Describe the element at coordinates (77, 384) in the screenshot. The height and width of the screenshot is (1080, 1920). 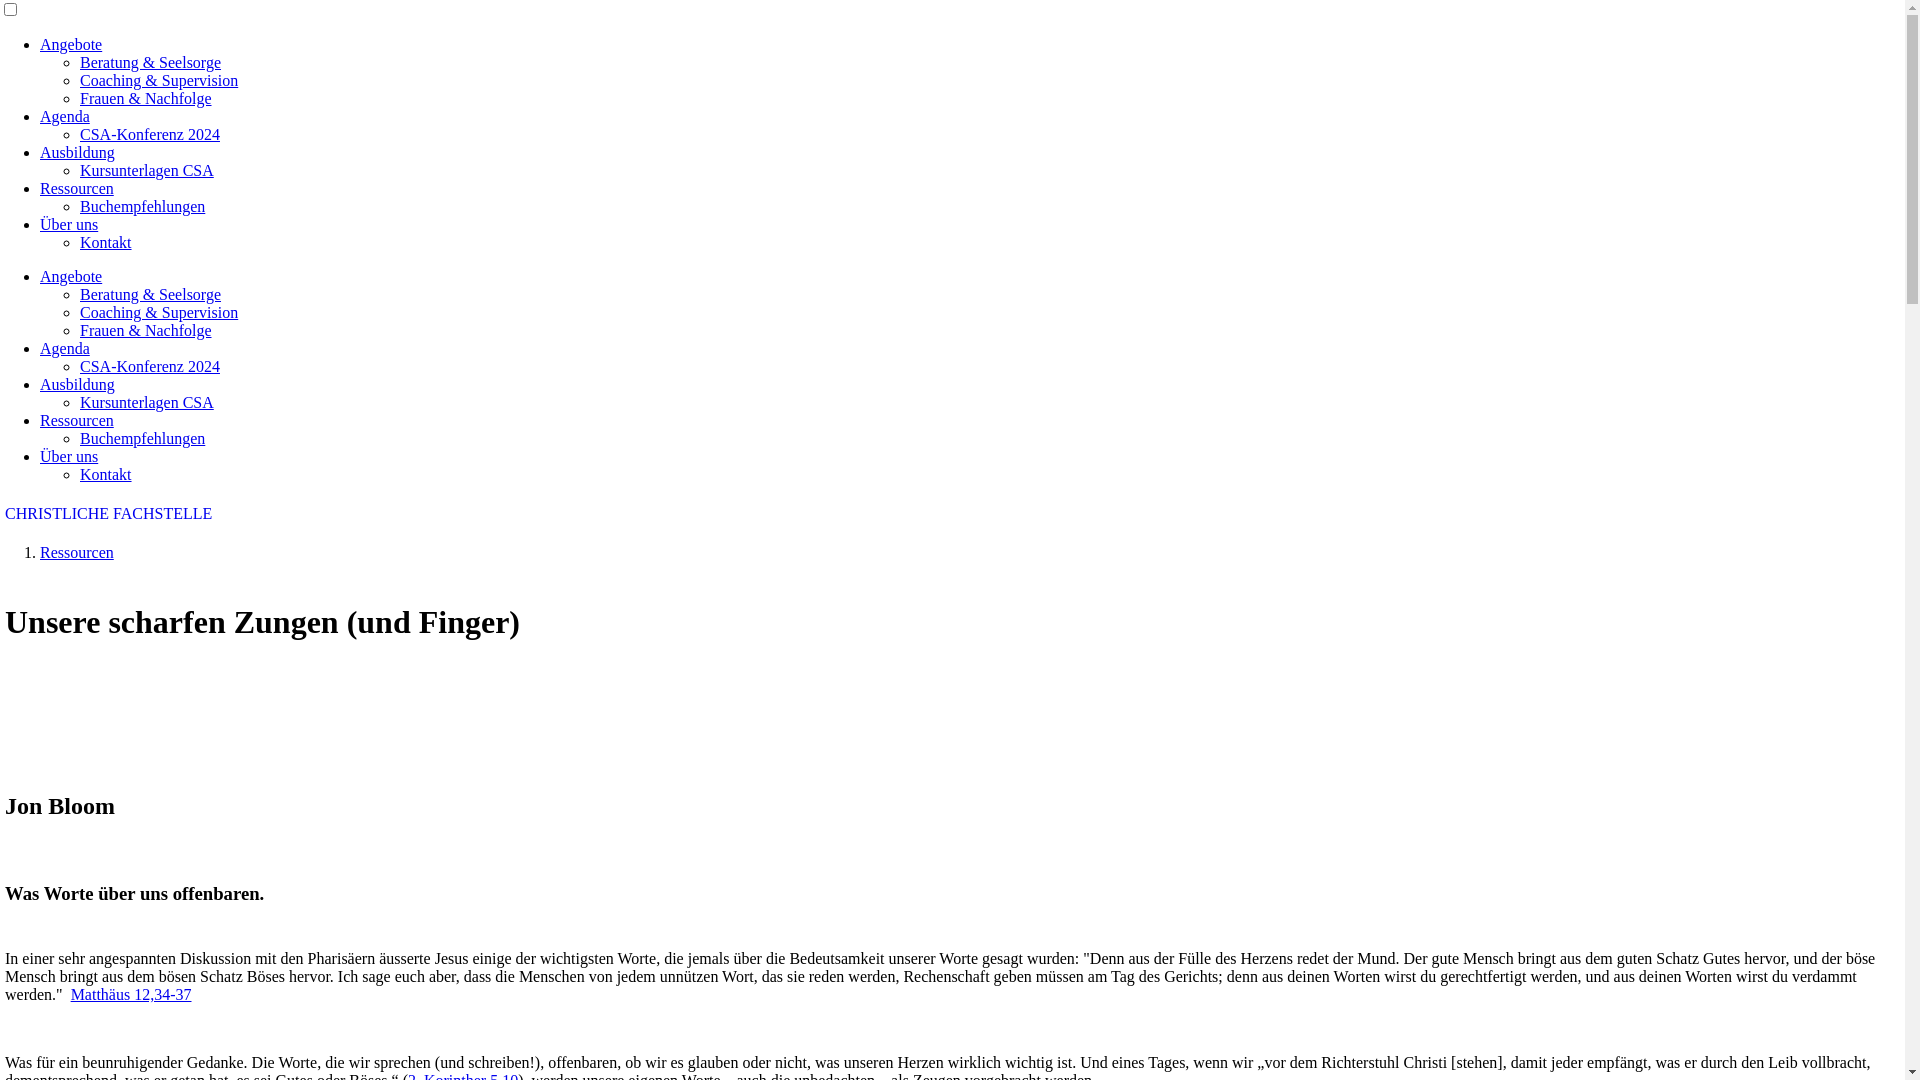
I see `'Ausbildung'` at that location.